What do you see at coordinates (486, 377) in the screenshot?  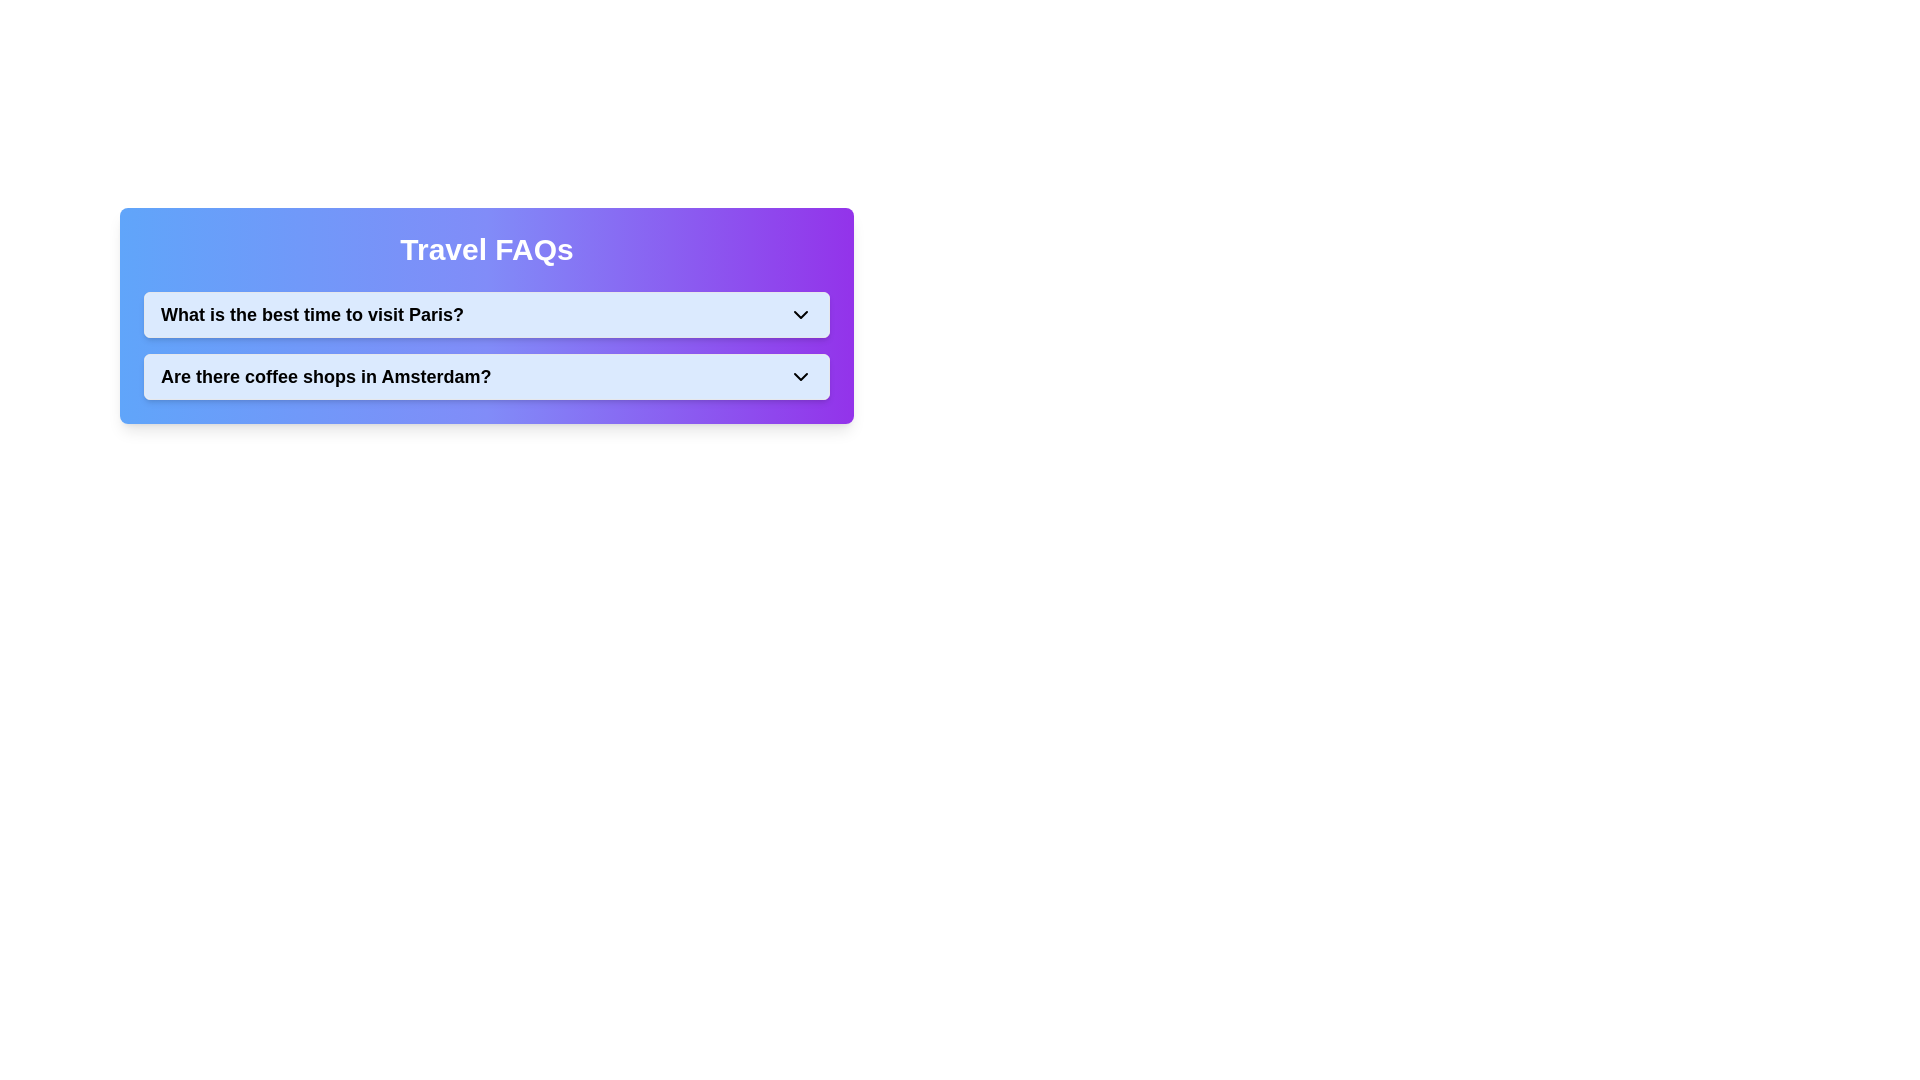 I see `the second Accordion item or collapsible button that provides an FAQ question, located below the button titled 'What is the best time to visit Paris?'` at bounding box center [486, 377].